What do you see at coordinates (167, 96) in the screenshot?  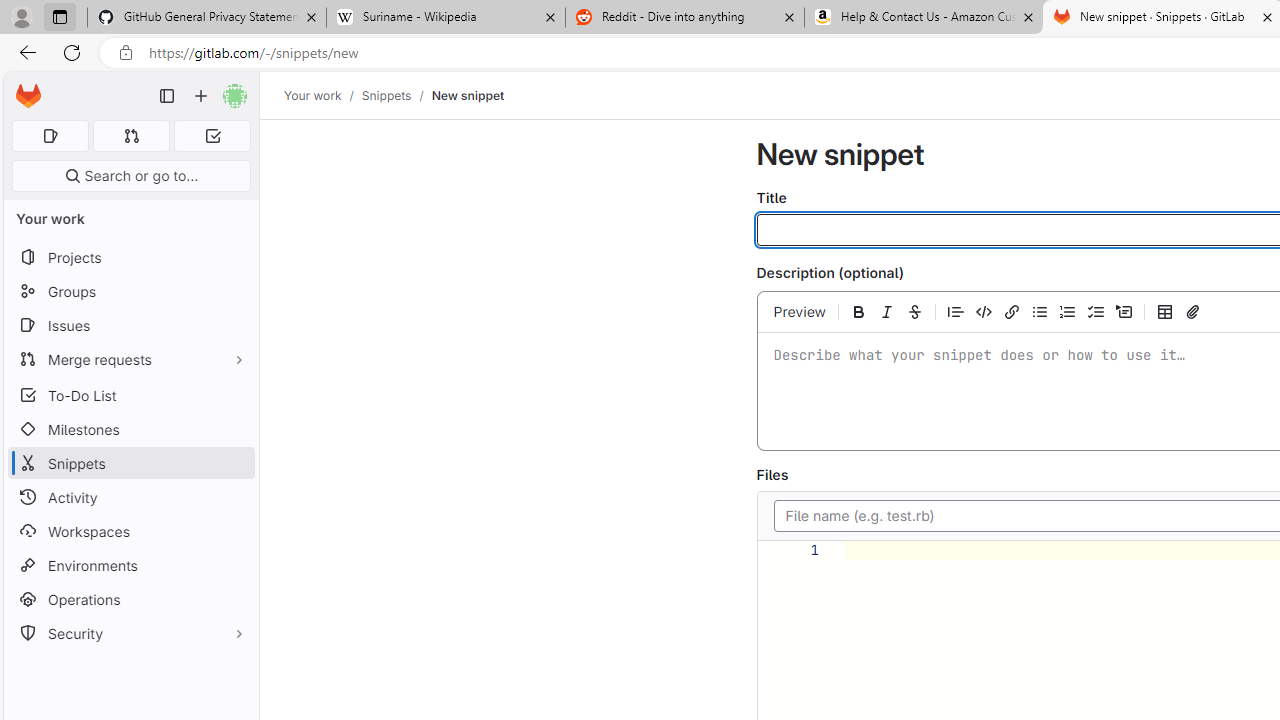 I see `'Primary navigation sidebar'` at bounding box center [167, 96].